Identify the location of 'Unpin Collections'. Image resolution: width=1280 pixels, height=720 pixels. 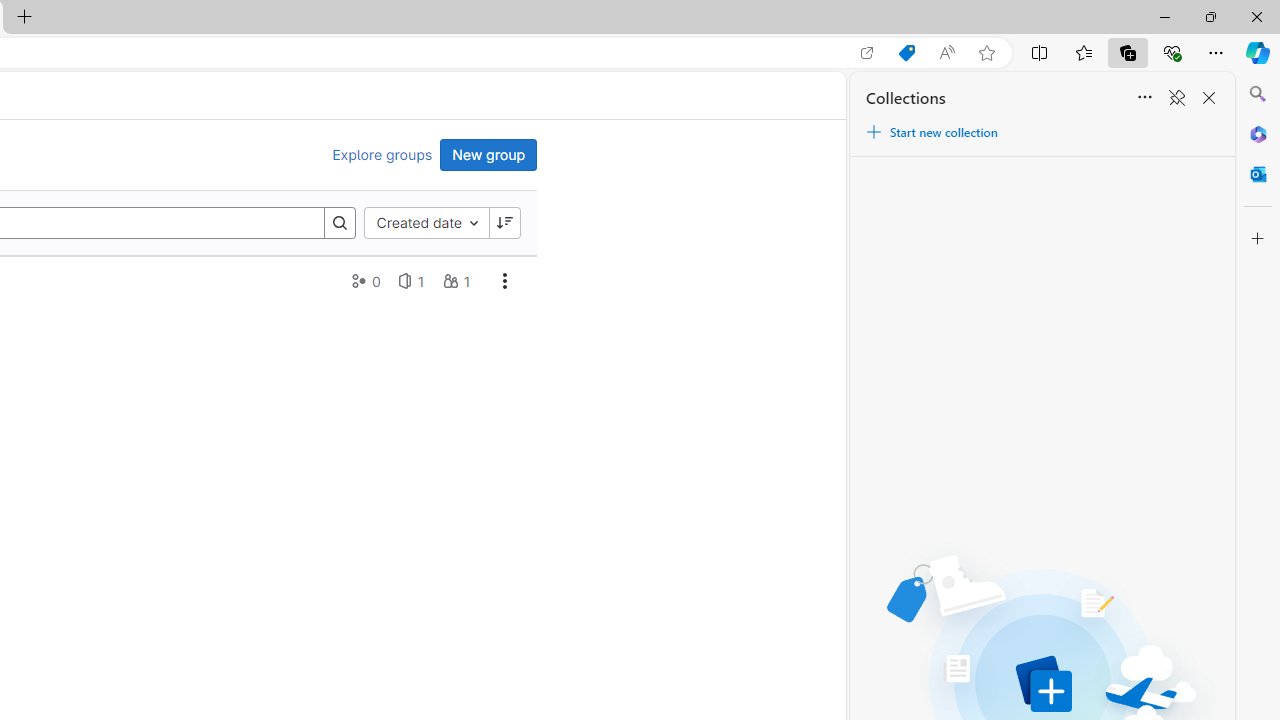
(1176, 98).